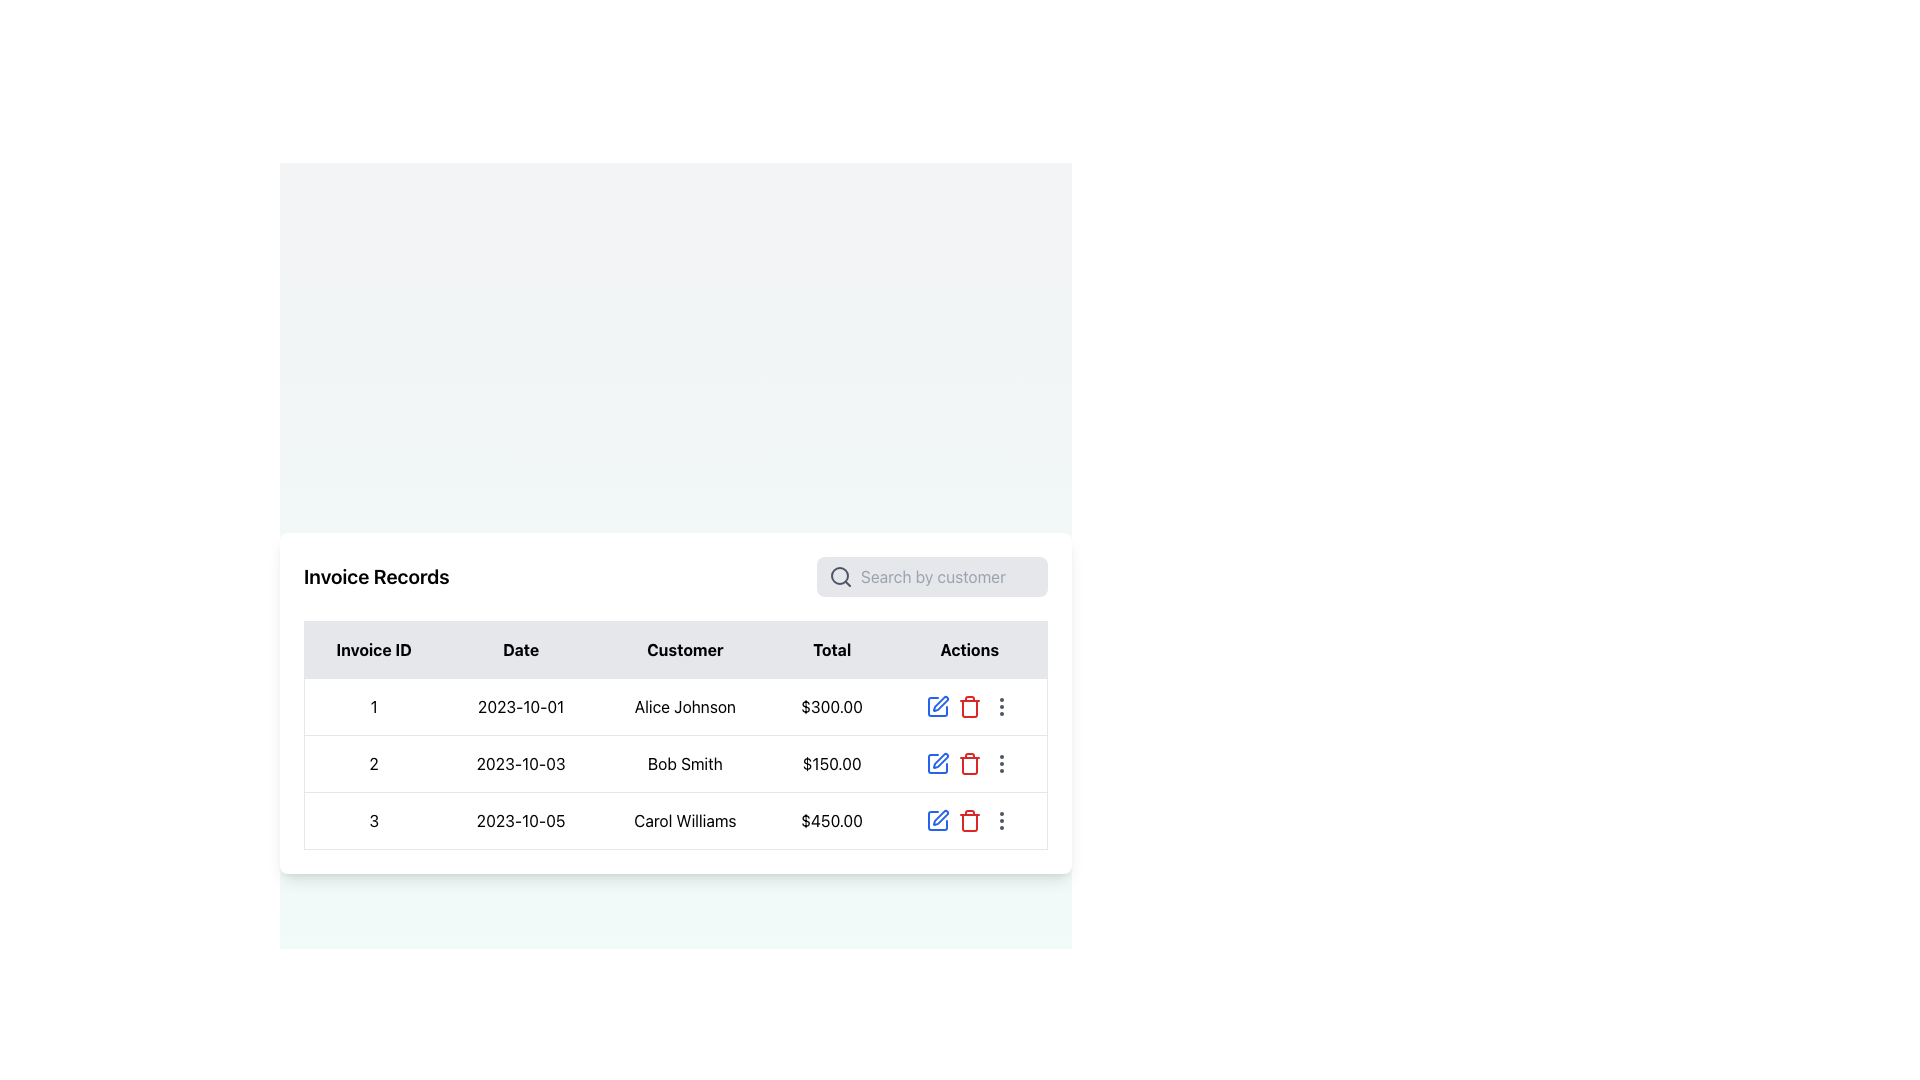  Describe the element at coordinates (936, 820) in the screenshot. I see `the blue pen icon button in the actions column of the third row for the customer 'Carol Williams'` at that location.